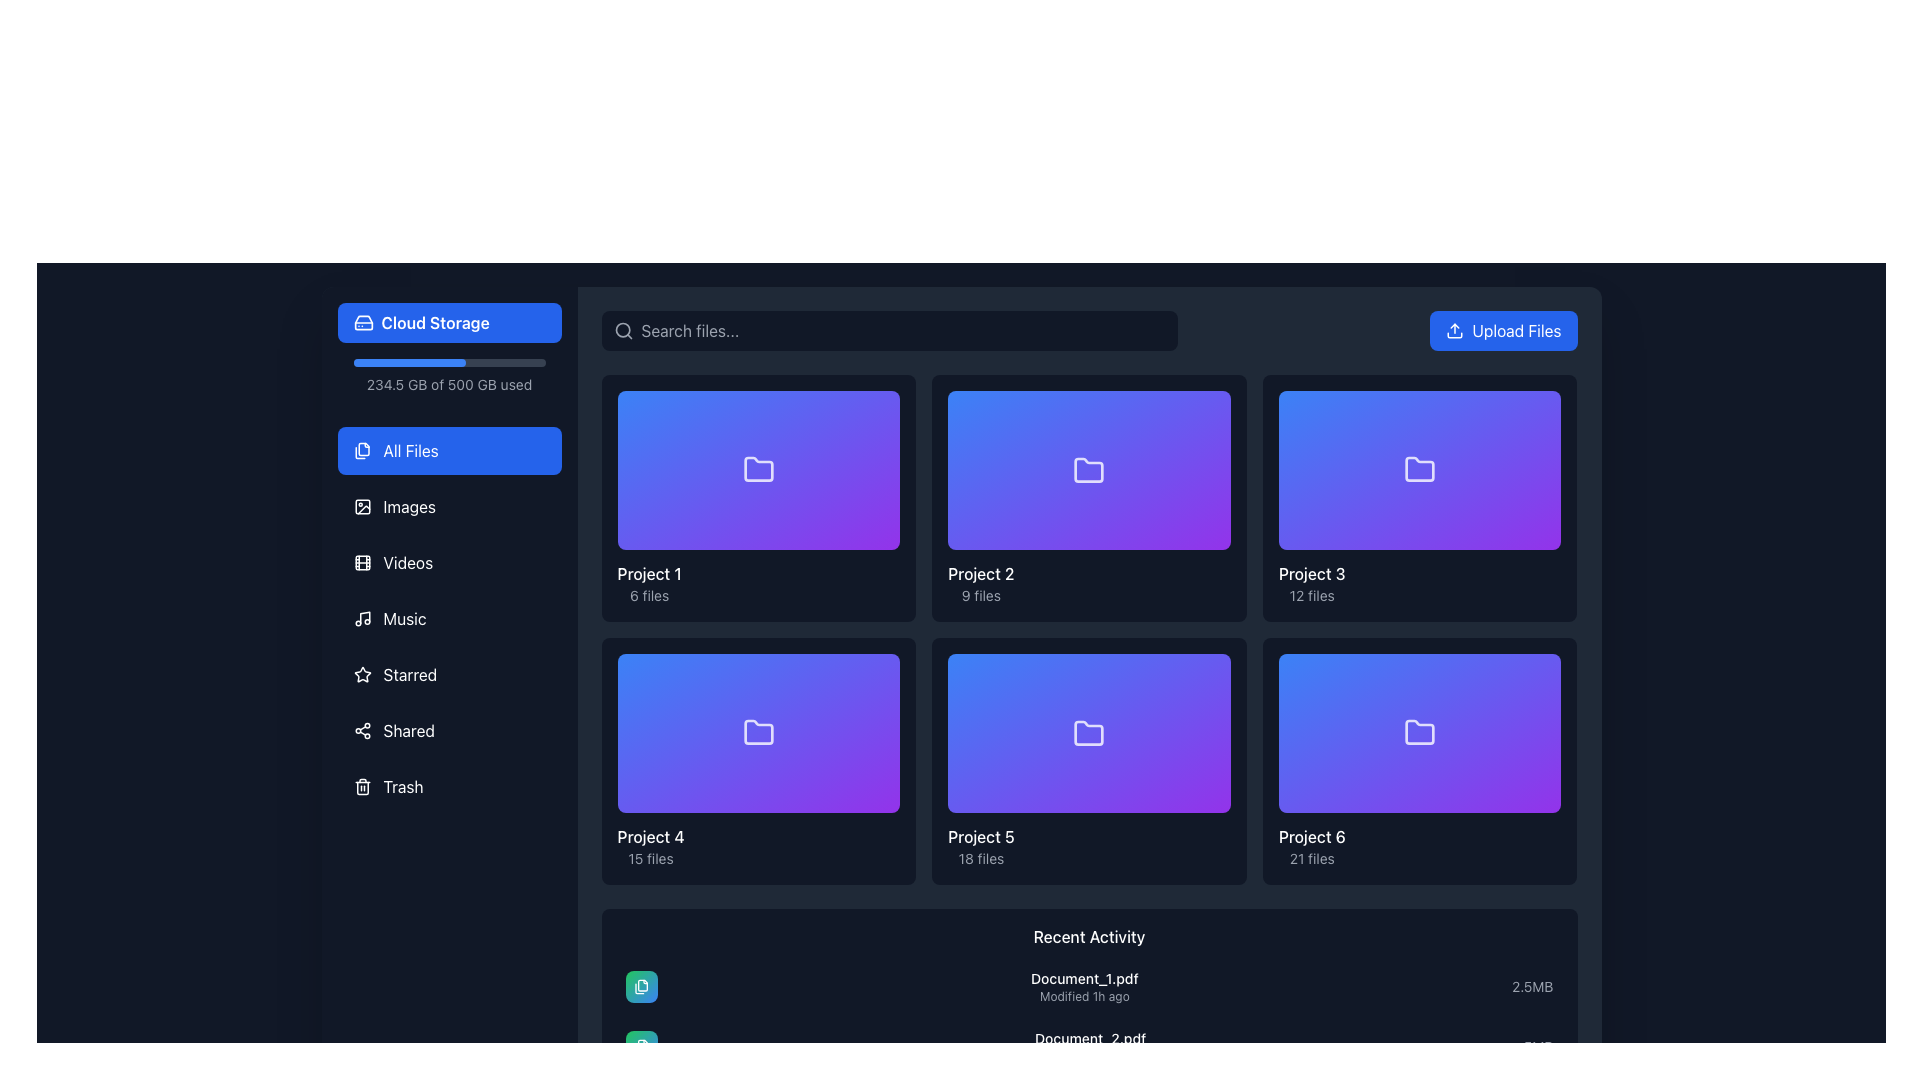 This screenshot has width=1920, height=1080. I want to click on the 'All Files' text label in the navigation menu, so click(410, 451).